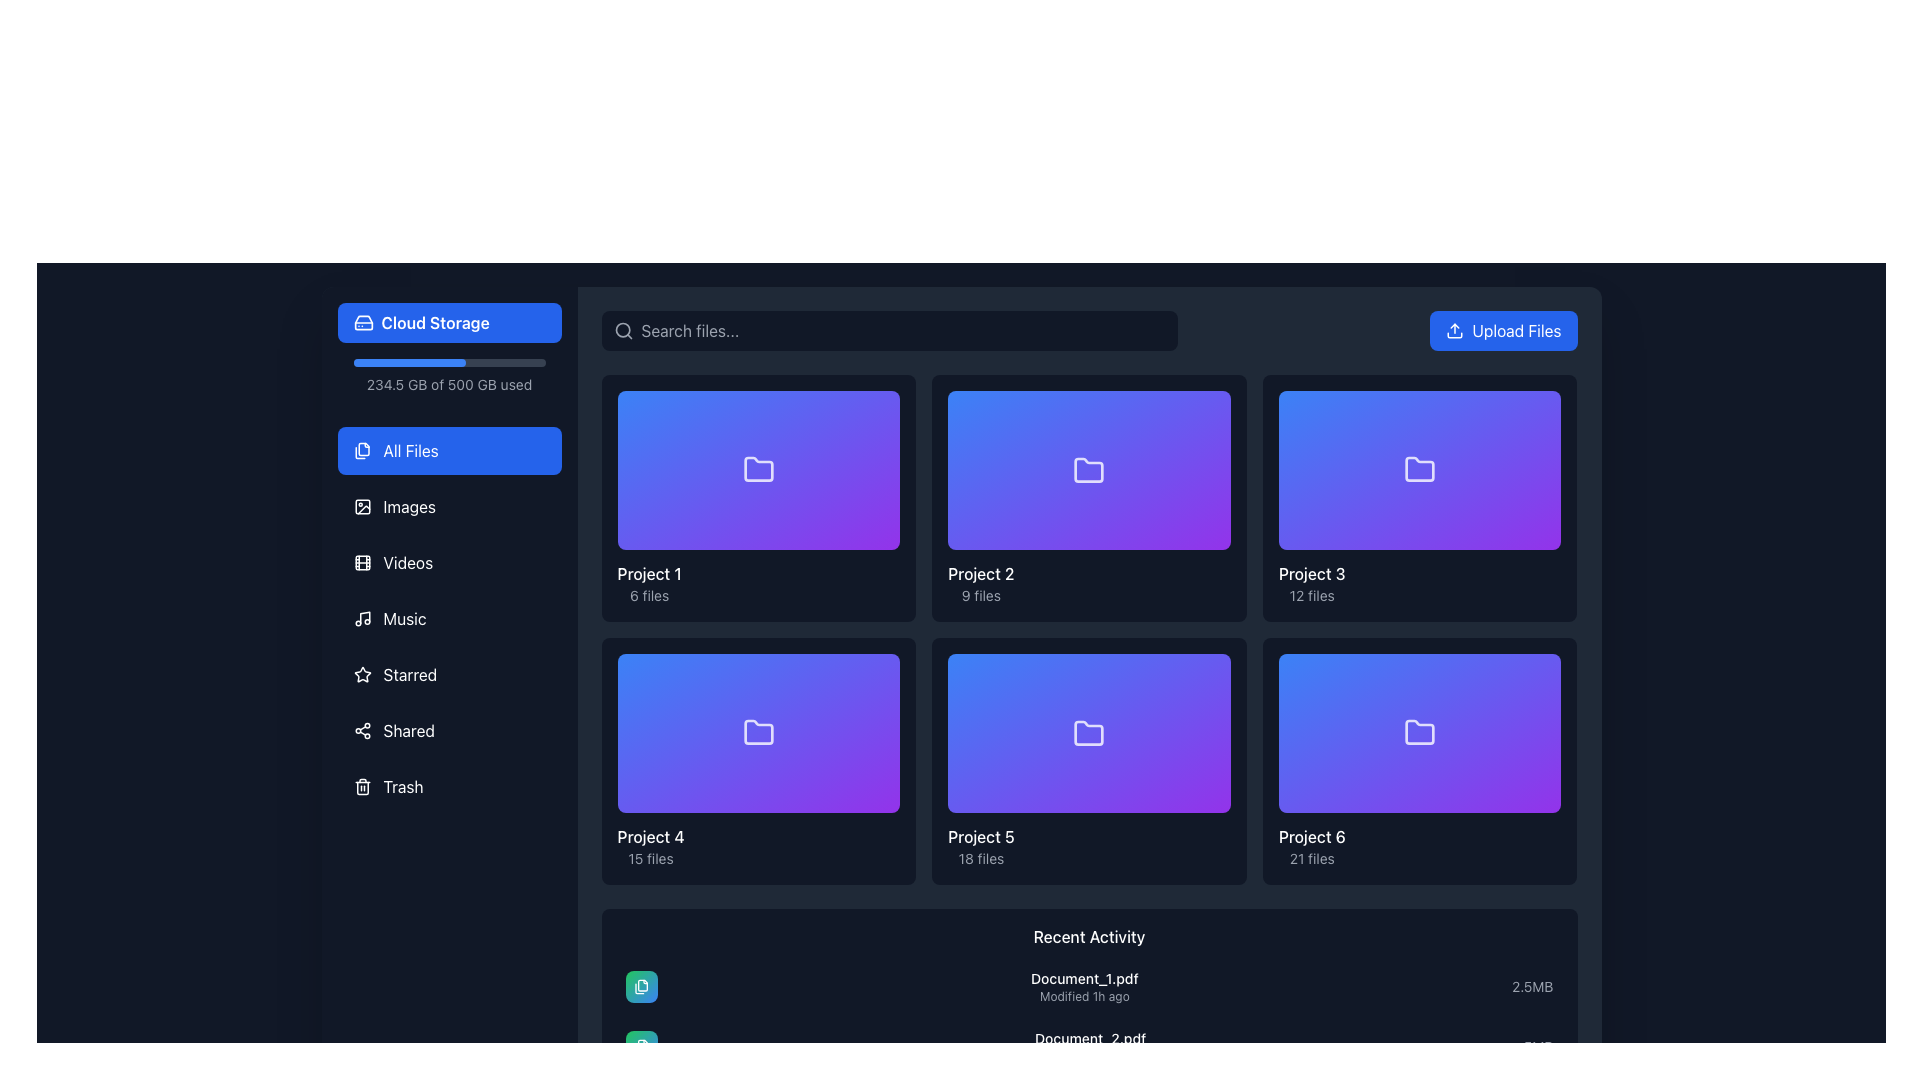 This screenshot has width=1920, height=1080. I want to click on the 'All Files' text label in the navigation menu, so click(410, 451).